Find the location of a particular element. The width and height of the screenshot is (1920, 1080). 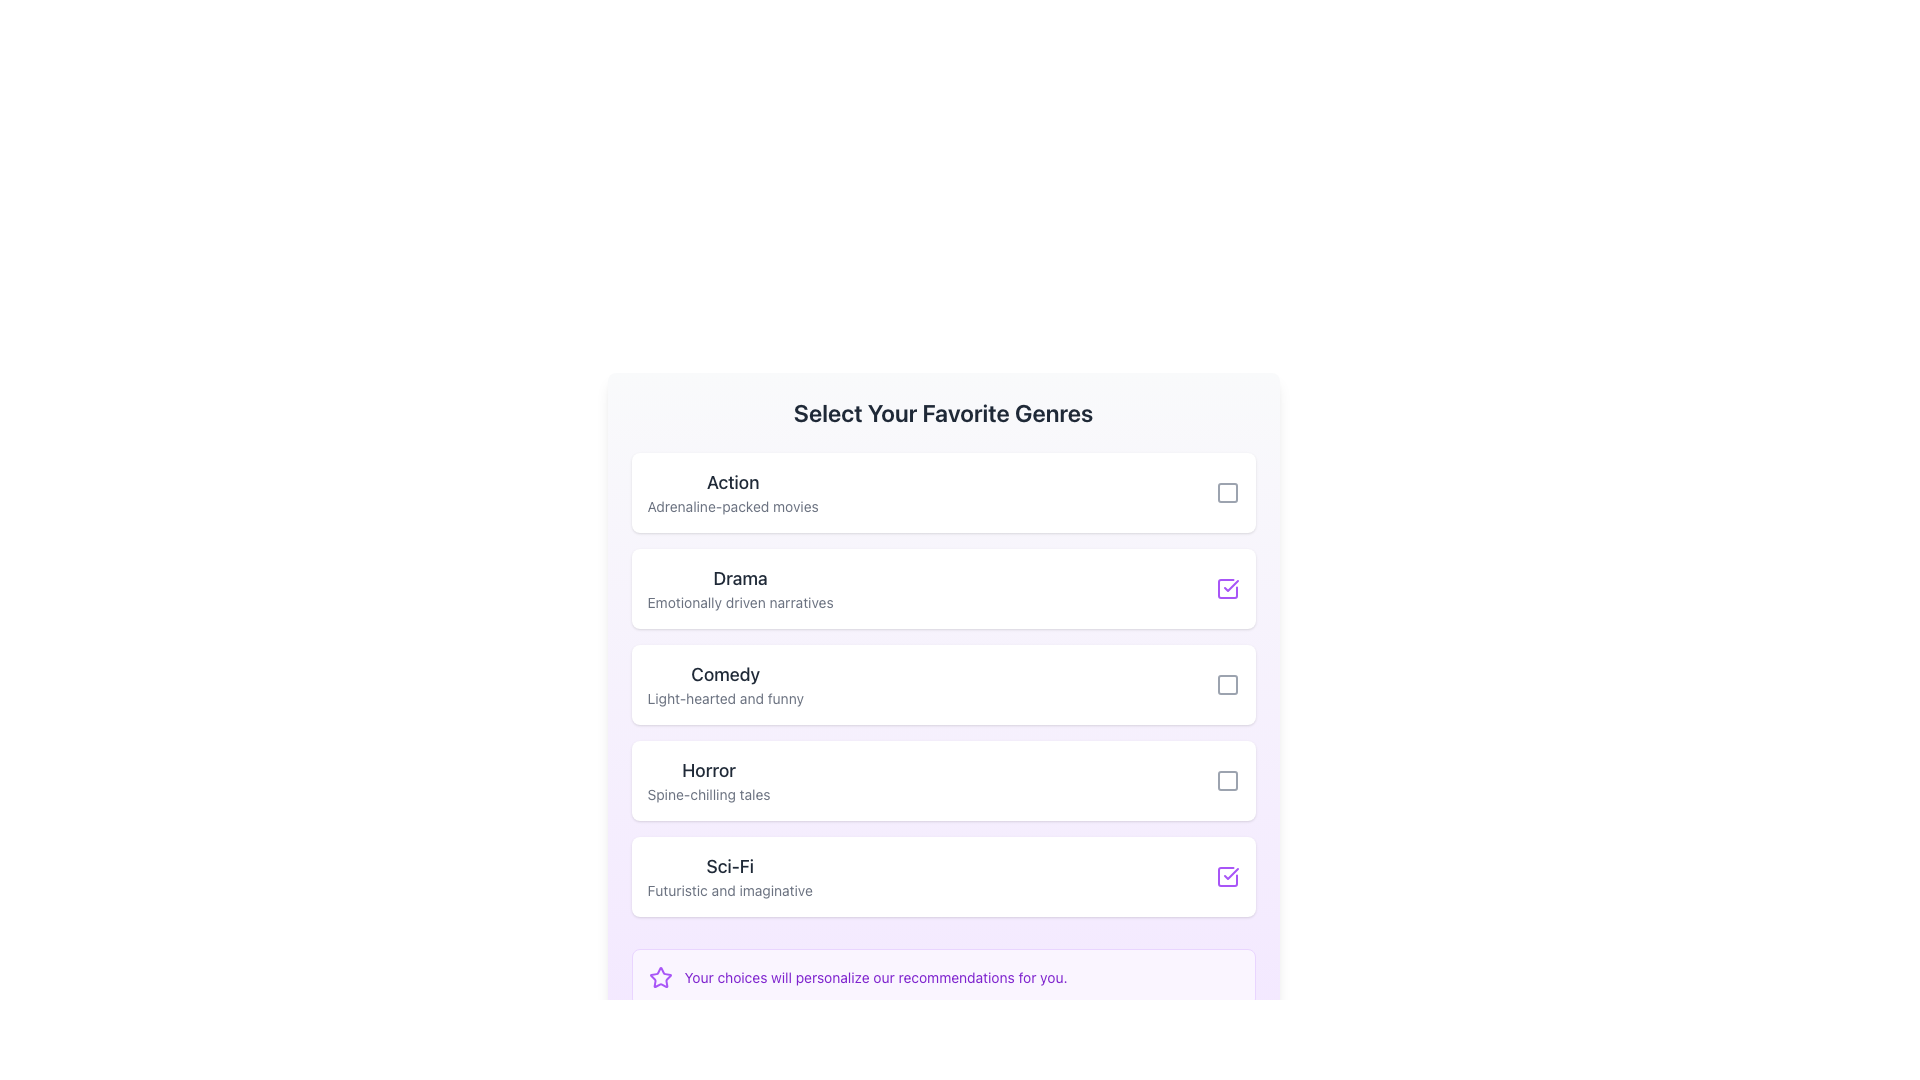

the star icon located to the left of the text block that states 'Your choices will personalize our recommendations for you.' for decorative purposes is located at coordinates (660, 977).